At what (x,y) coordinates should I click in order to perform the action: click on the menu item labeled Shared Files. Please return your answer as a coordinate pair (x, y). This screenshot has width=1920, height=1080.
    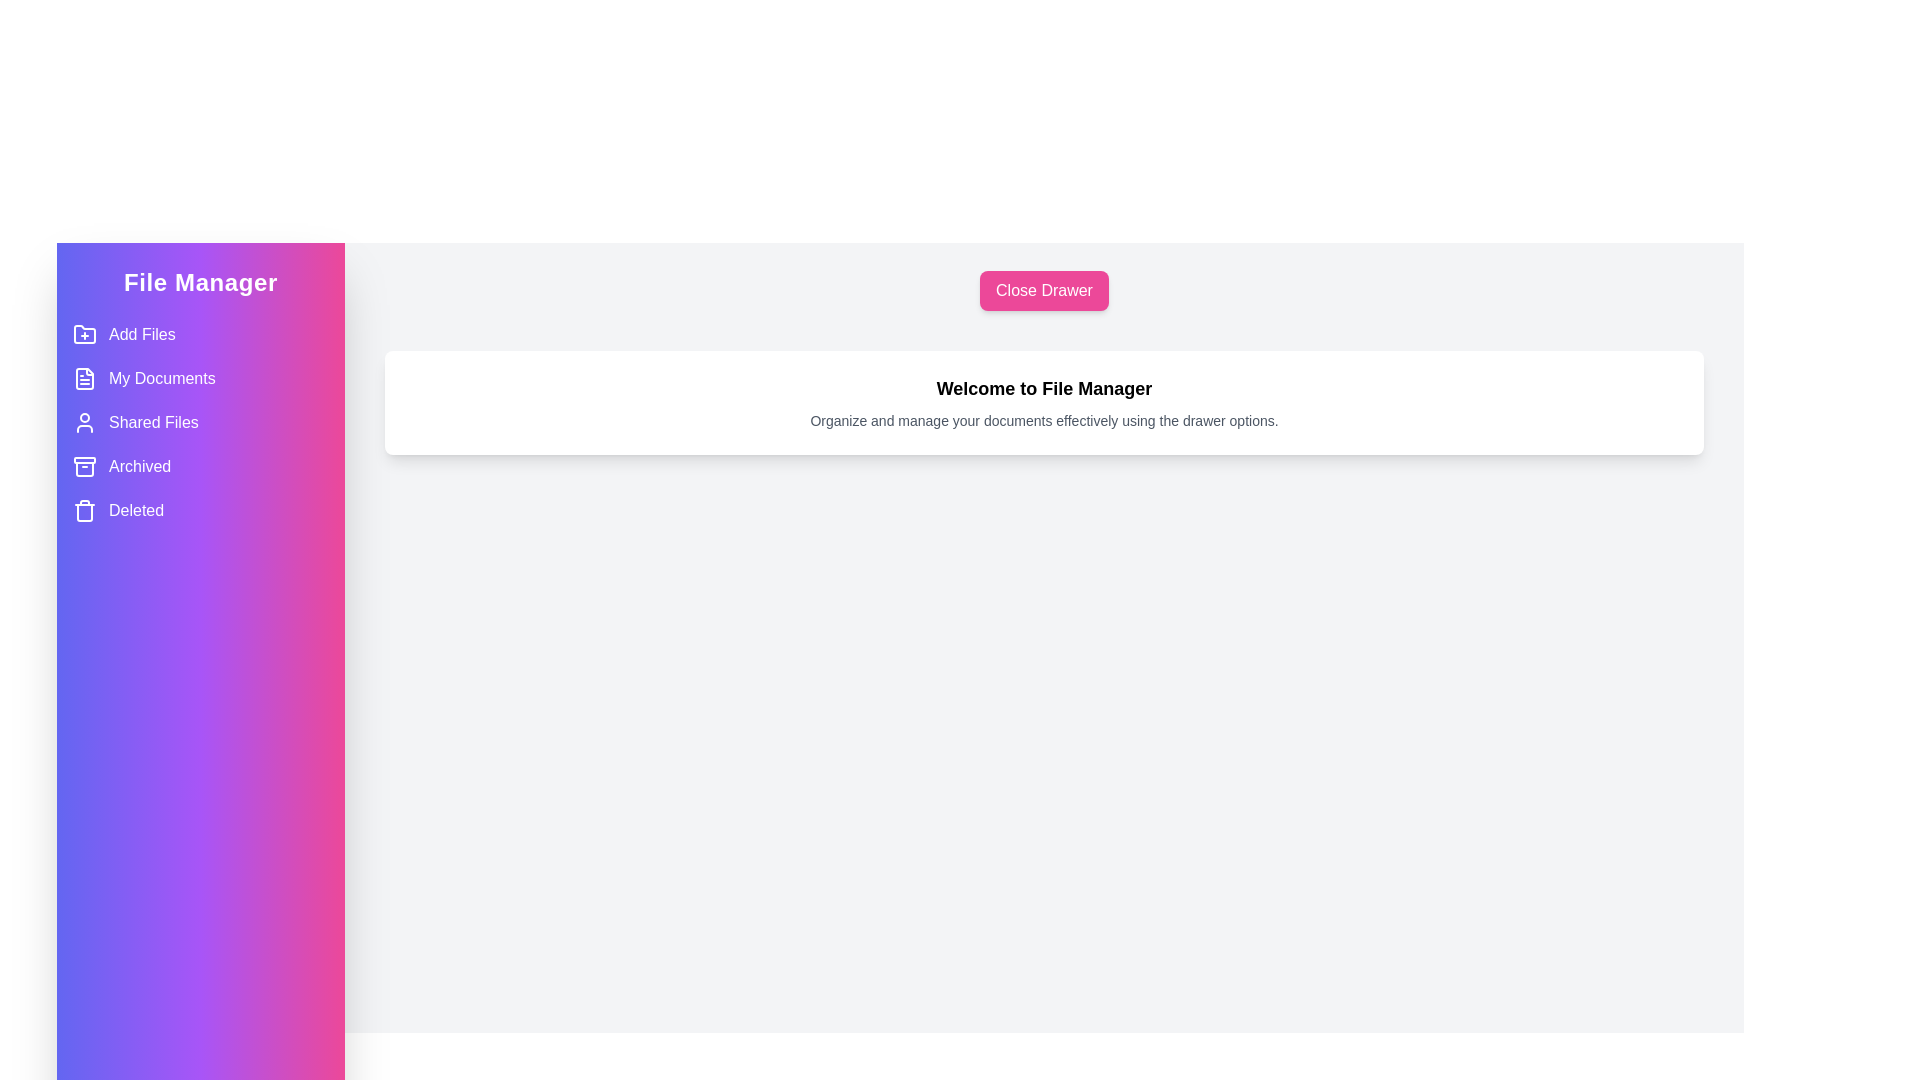
    Looking at the image, I should click on (201, 422).